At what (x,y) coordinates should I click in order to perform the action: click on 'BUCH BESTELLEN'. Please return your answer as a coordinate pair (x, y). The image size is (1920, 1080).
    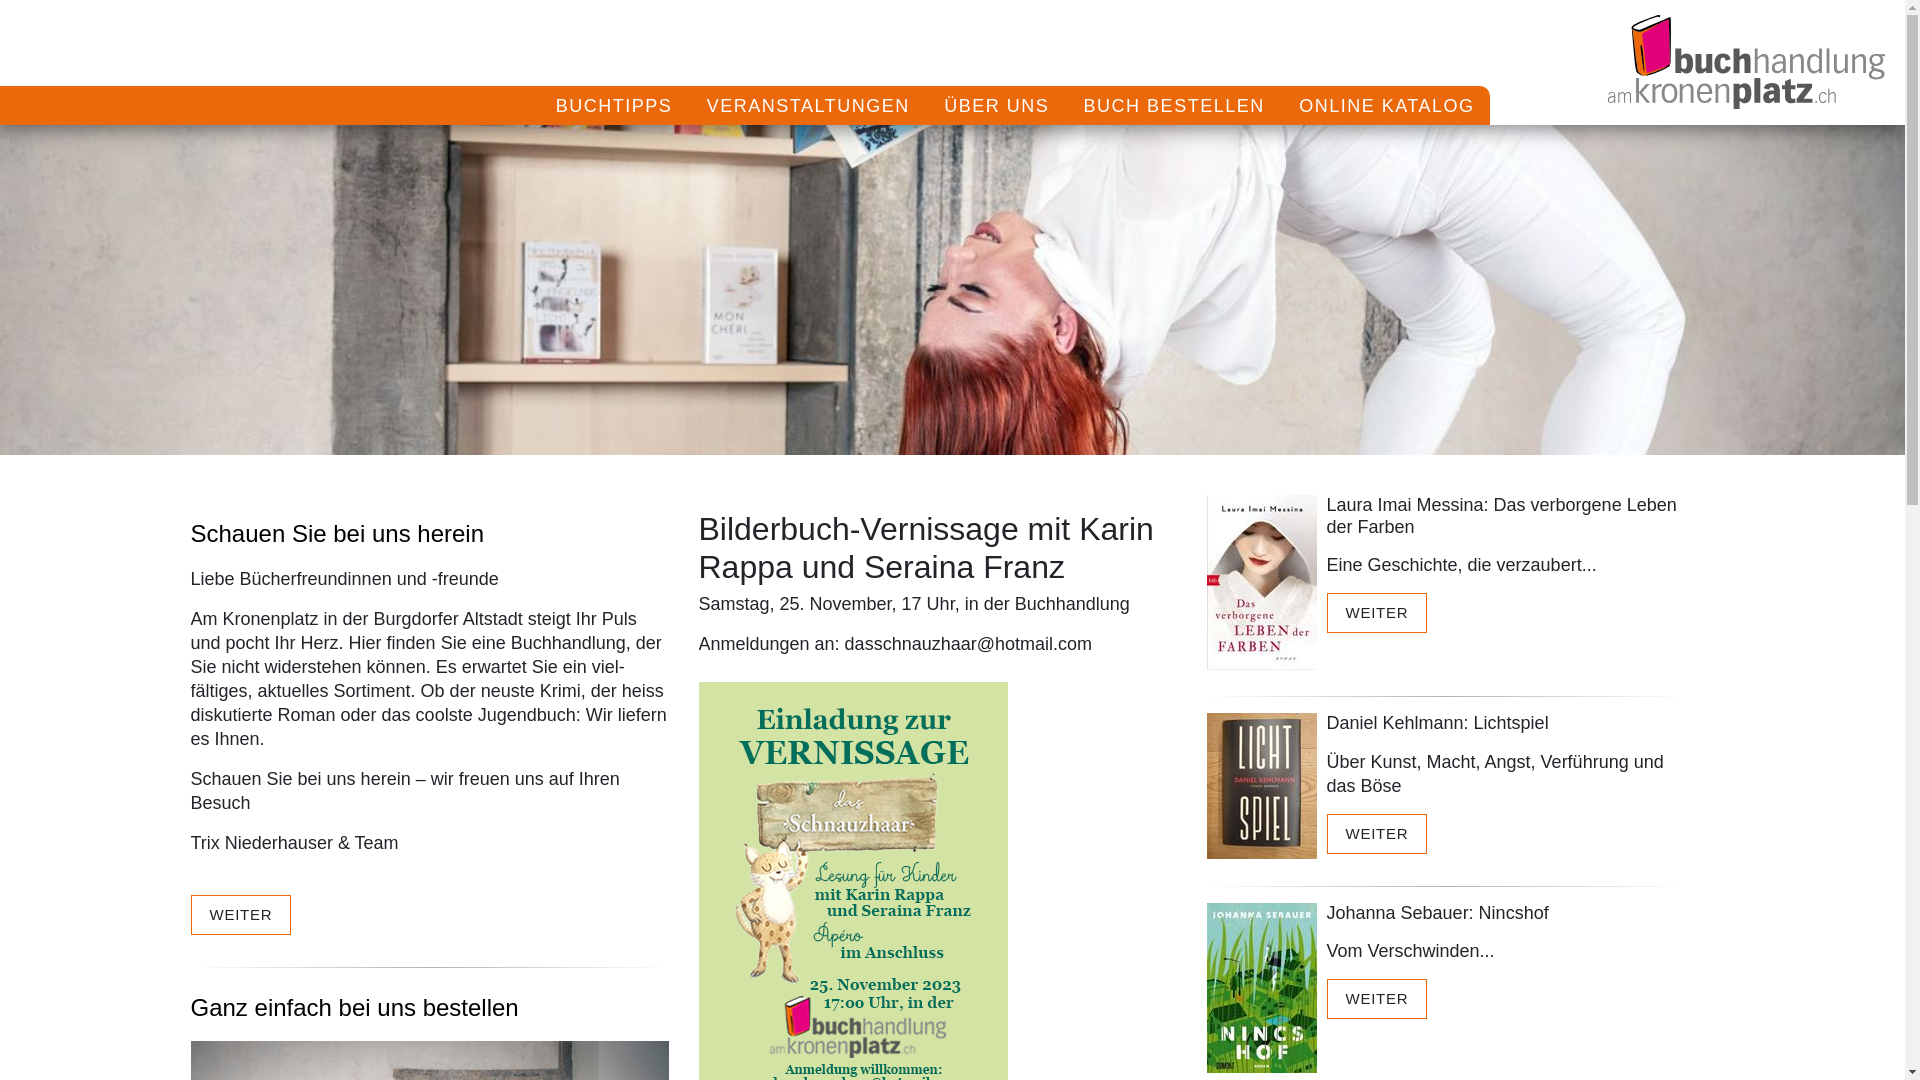
    Looking at the image, I should click on (1174, 105).